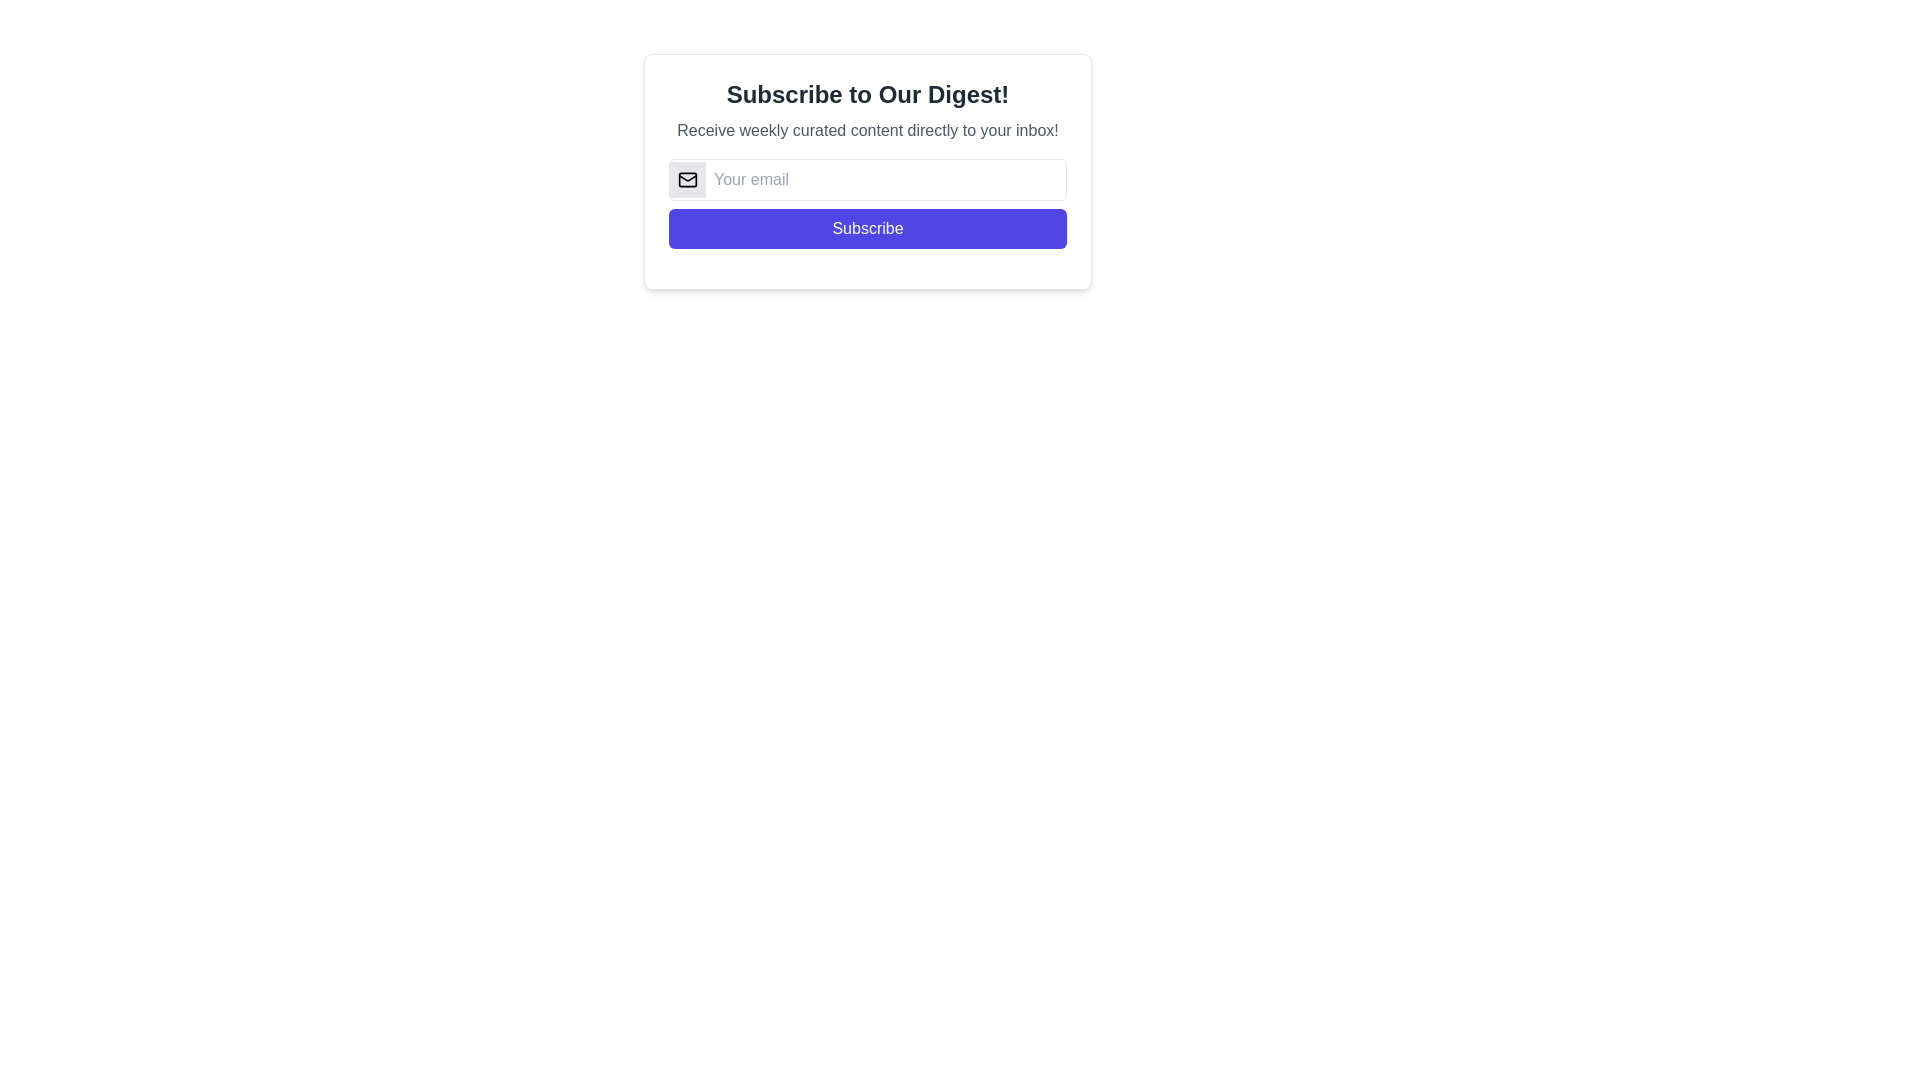 This screenshot has width=1920, height=1080. I want to click on the static text that reads 'Receive weekly curated content directly to your inbox!', which is positioned below the header 'Subscribe to Our Digest!' and above the email input field, so click(868, 131).